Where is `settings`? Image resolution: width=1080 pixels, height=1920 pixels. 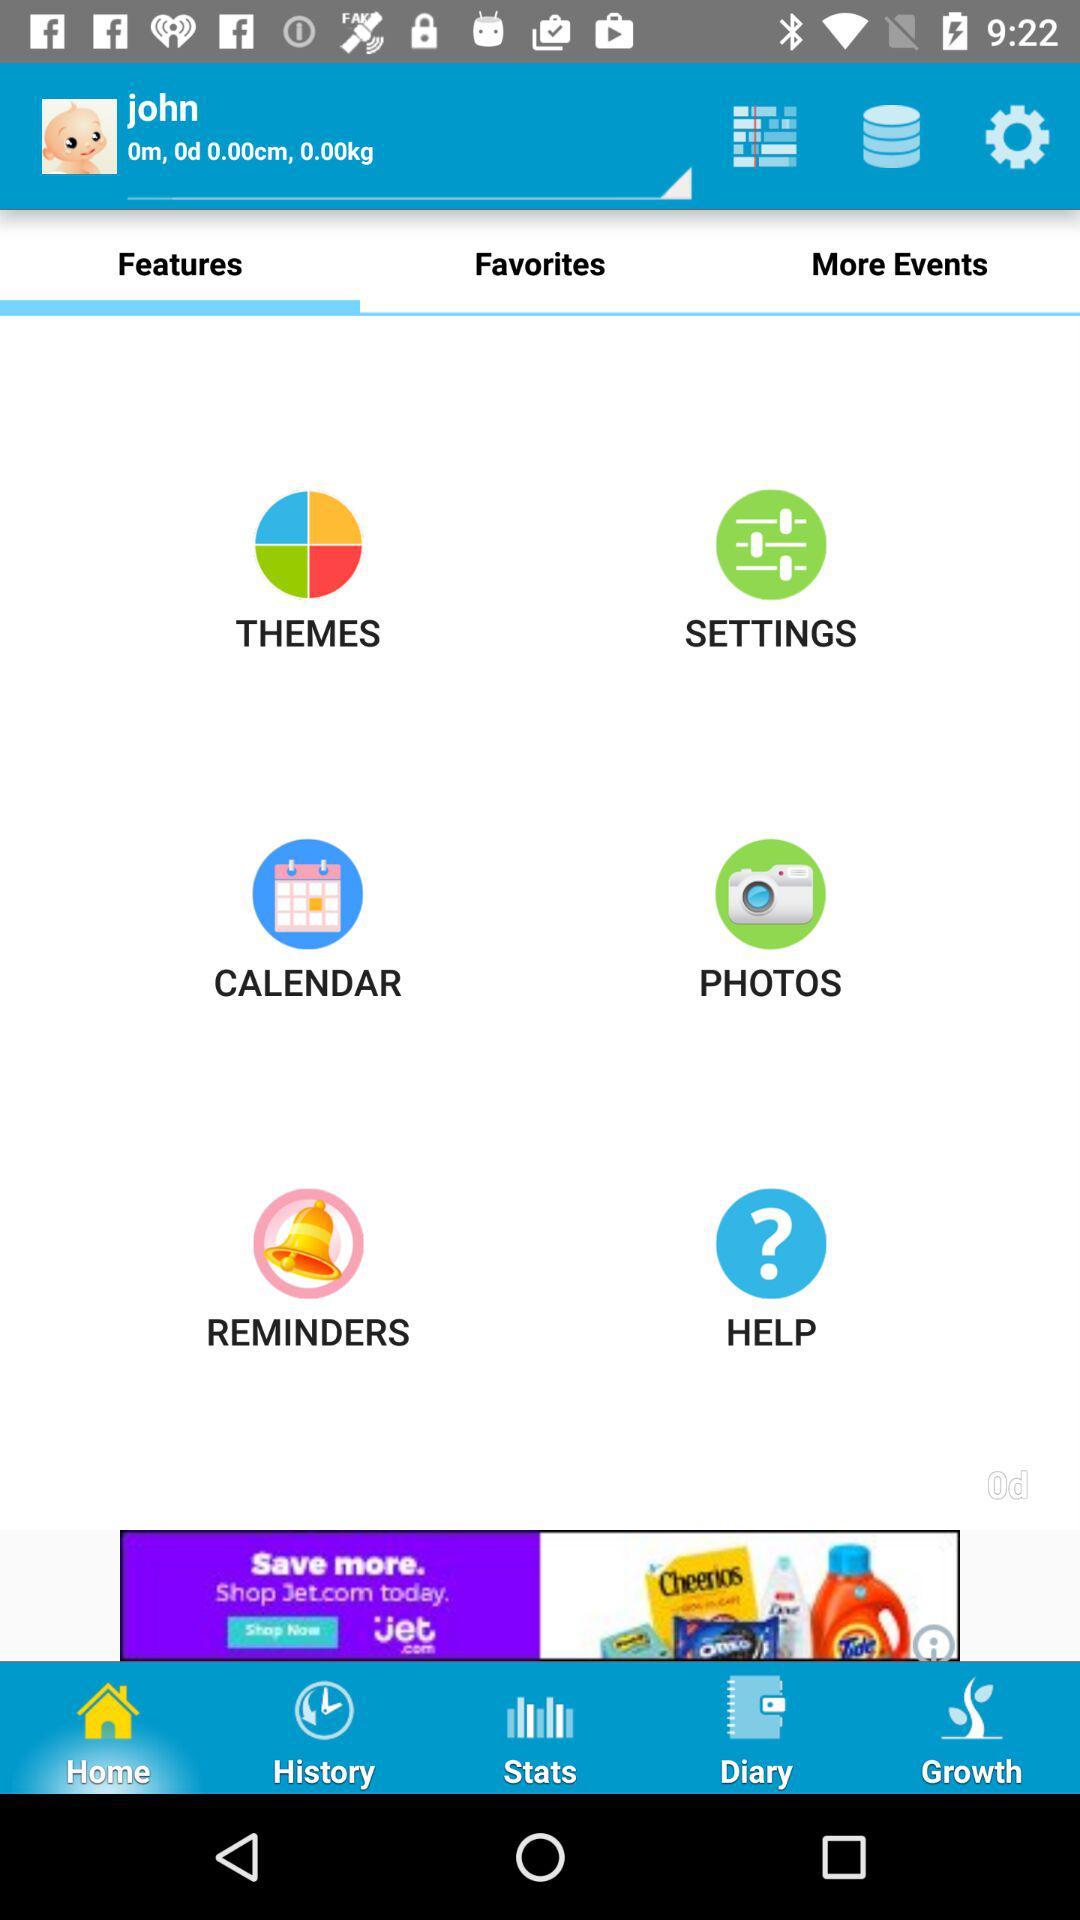 settings is located at coordinates (1017, 135).